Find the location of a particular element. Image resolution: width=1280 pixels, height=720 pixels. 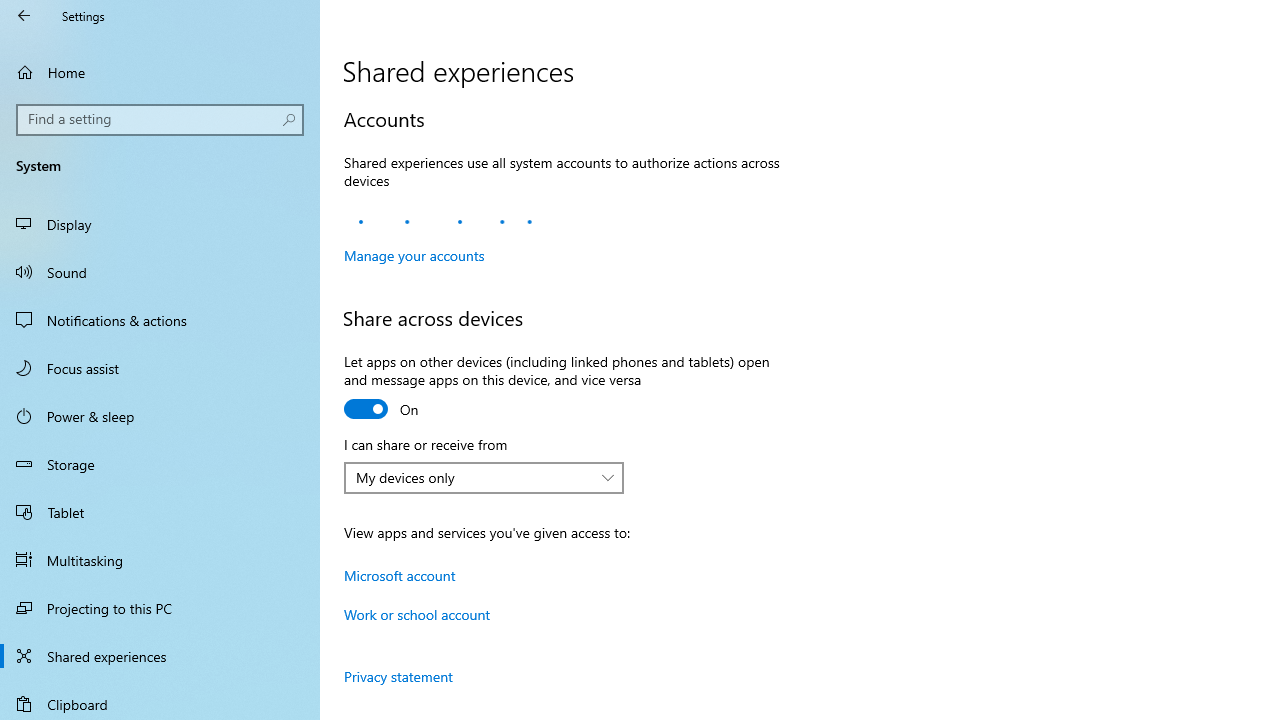

'Notifications & actions' is located at coordinates (160, 319).